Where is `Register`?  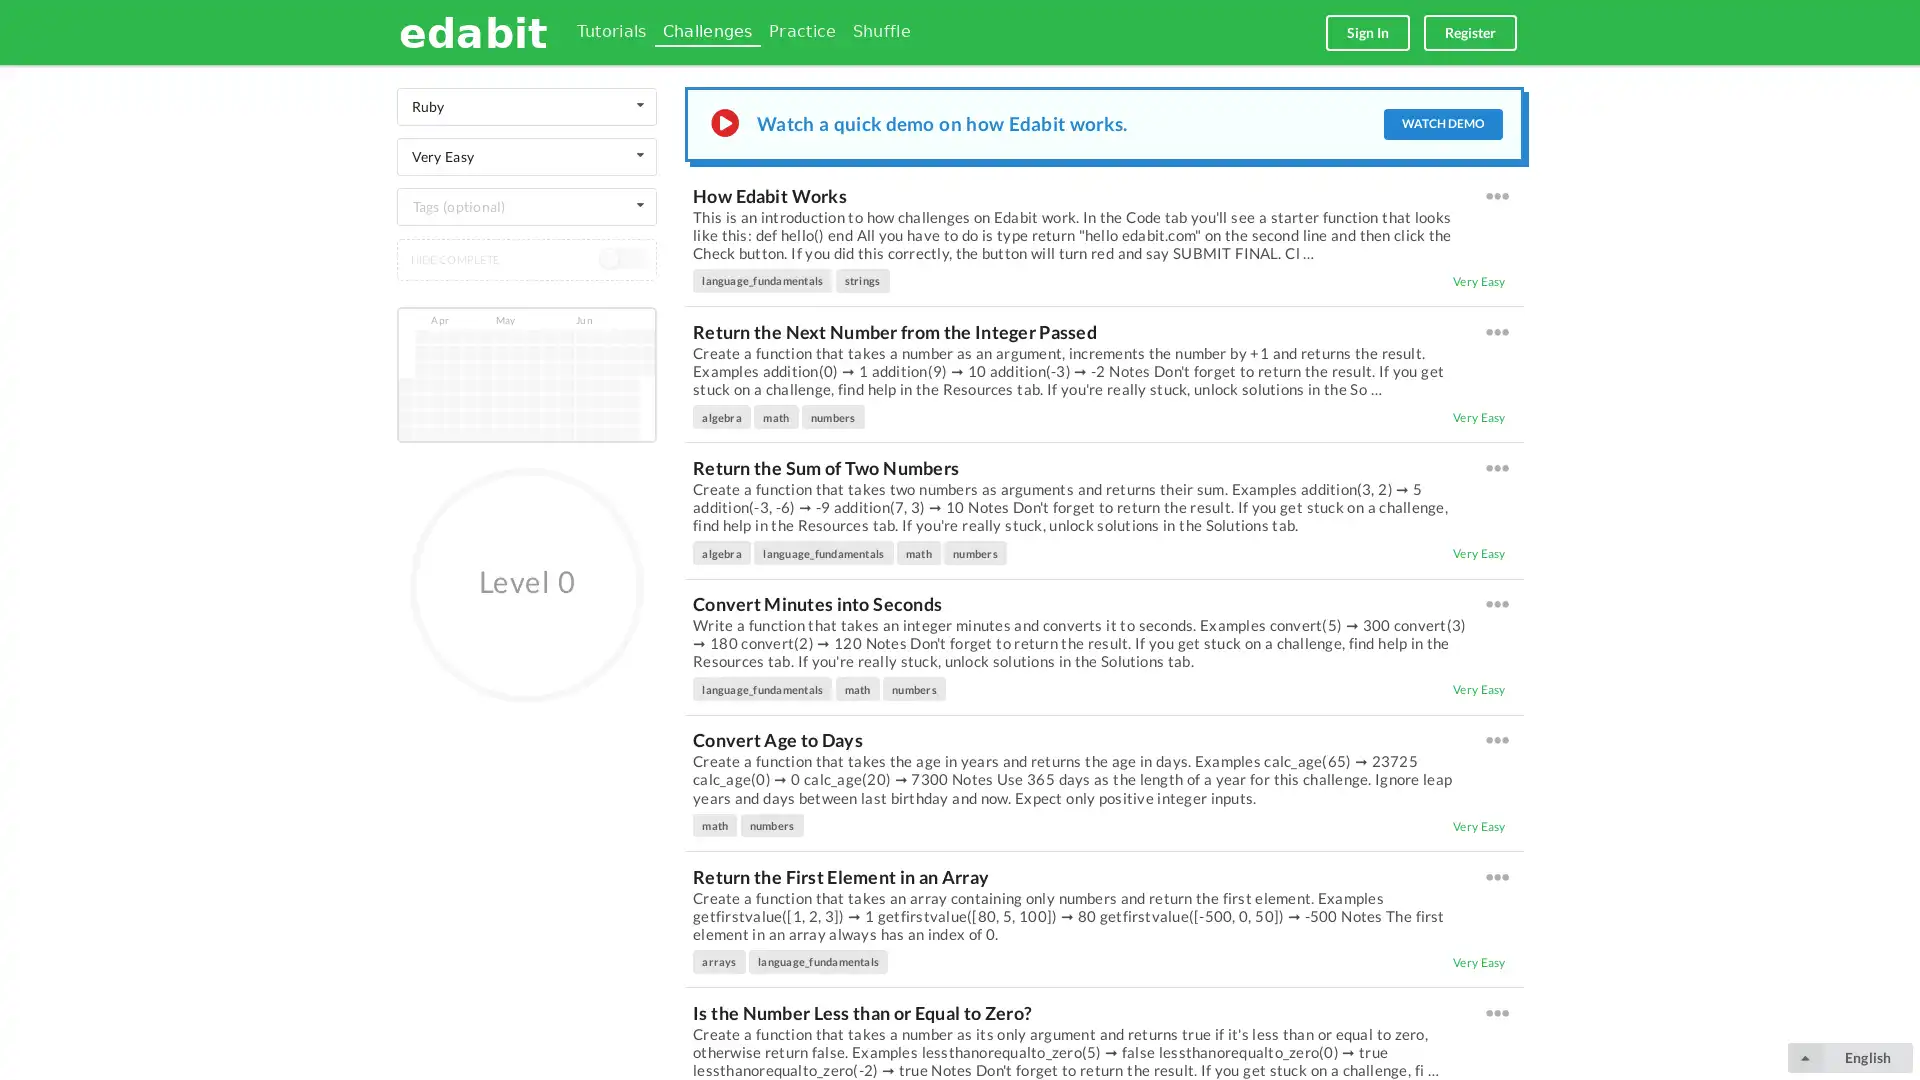
Register is located at coordinates (1469, 31).